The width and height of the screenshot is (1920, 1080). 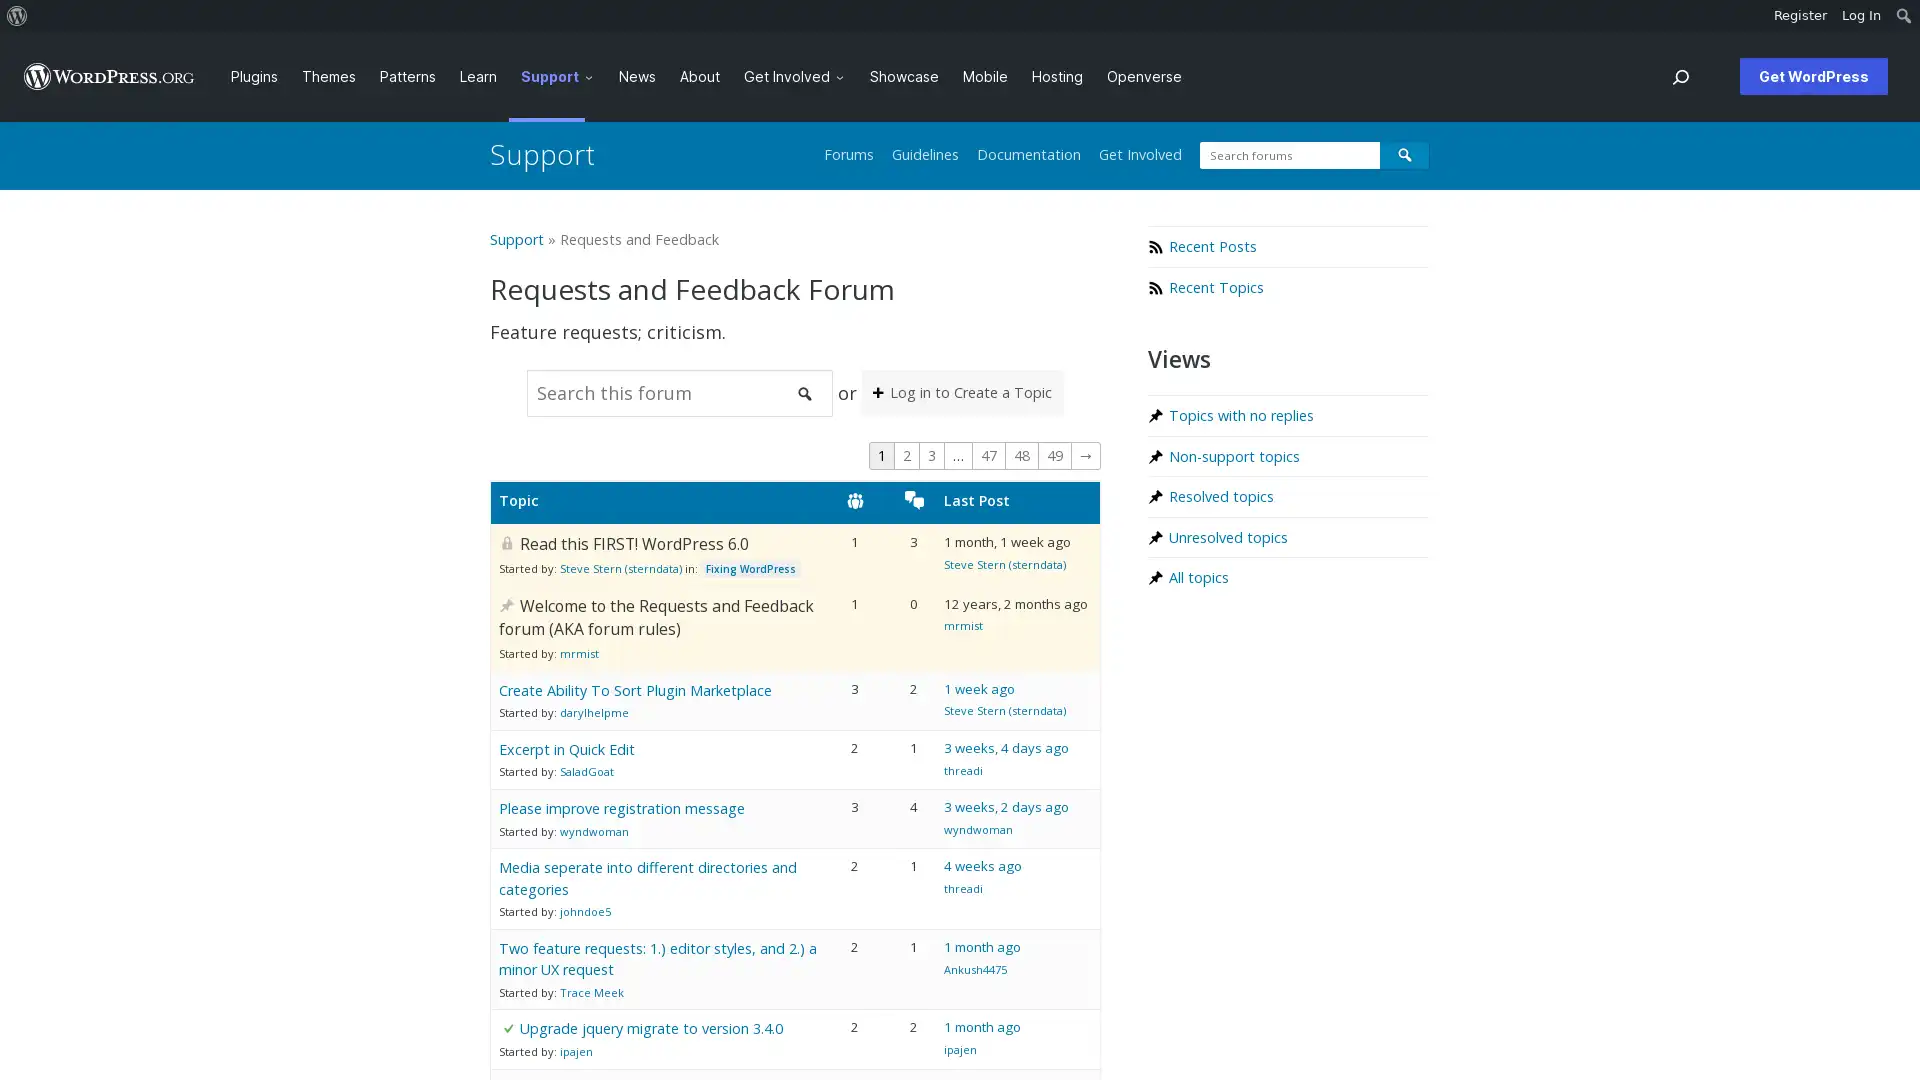 I want to click on Support submenu, so click(x=594, y=75).